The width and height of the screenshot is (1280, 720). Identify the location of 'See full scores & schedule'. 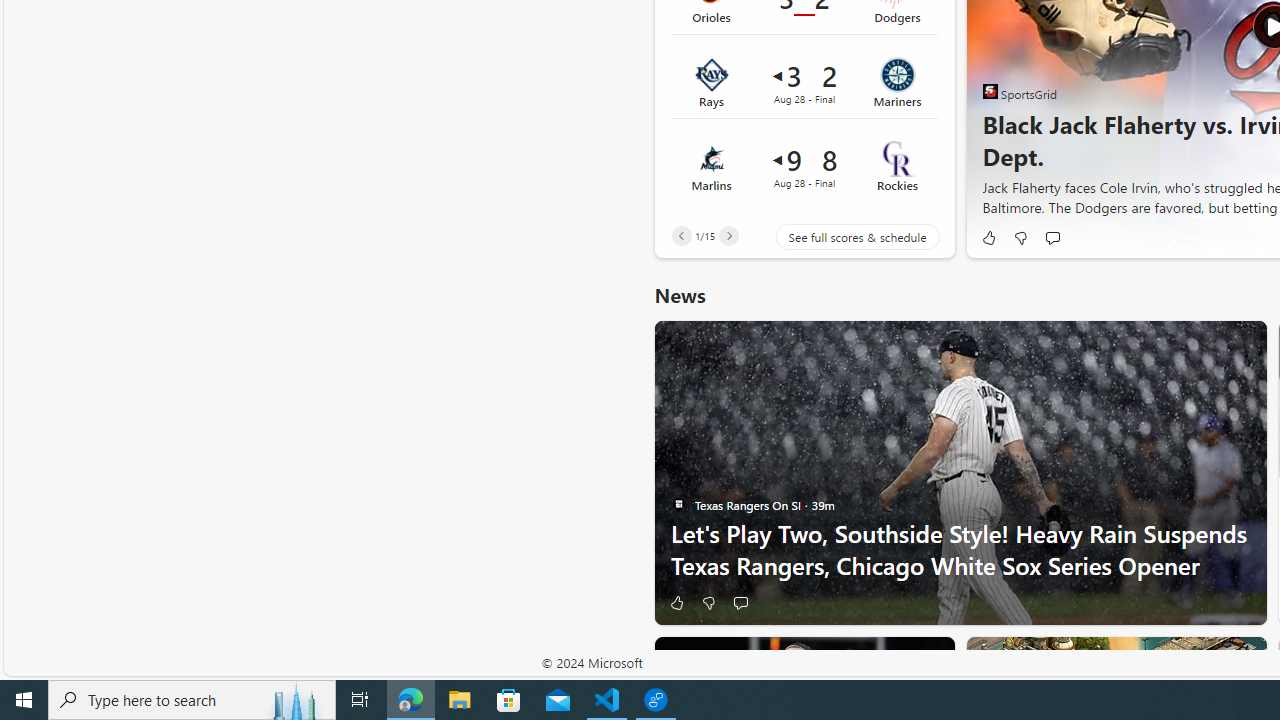
(842, 235).